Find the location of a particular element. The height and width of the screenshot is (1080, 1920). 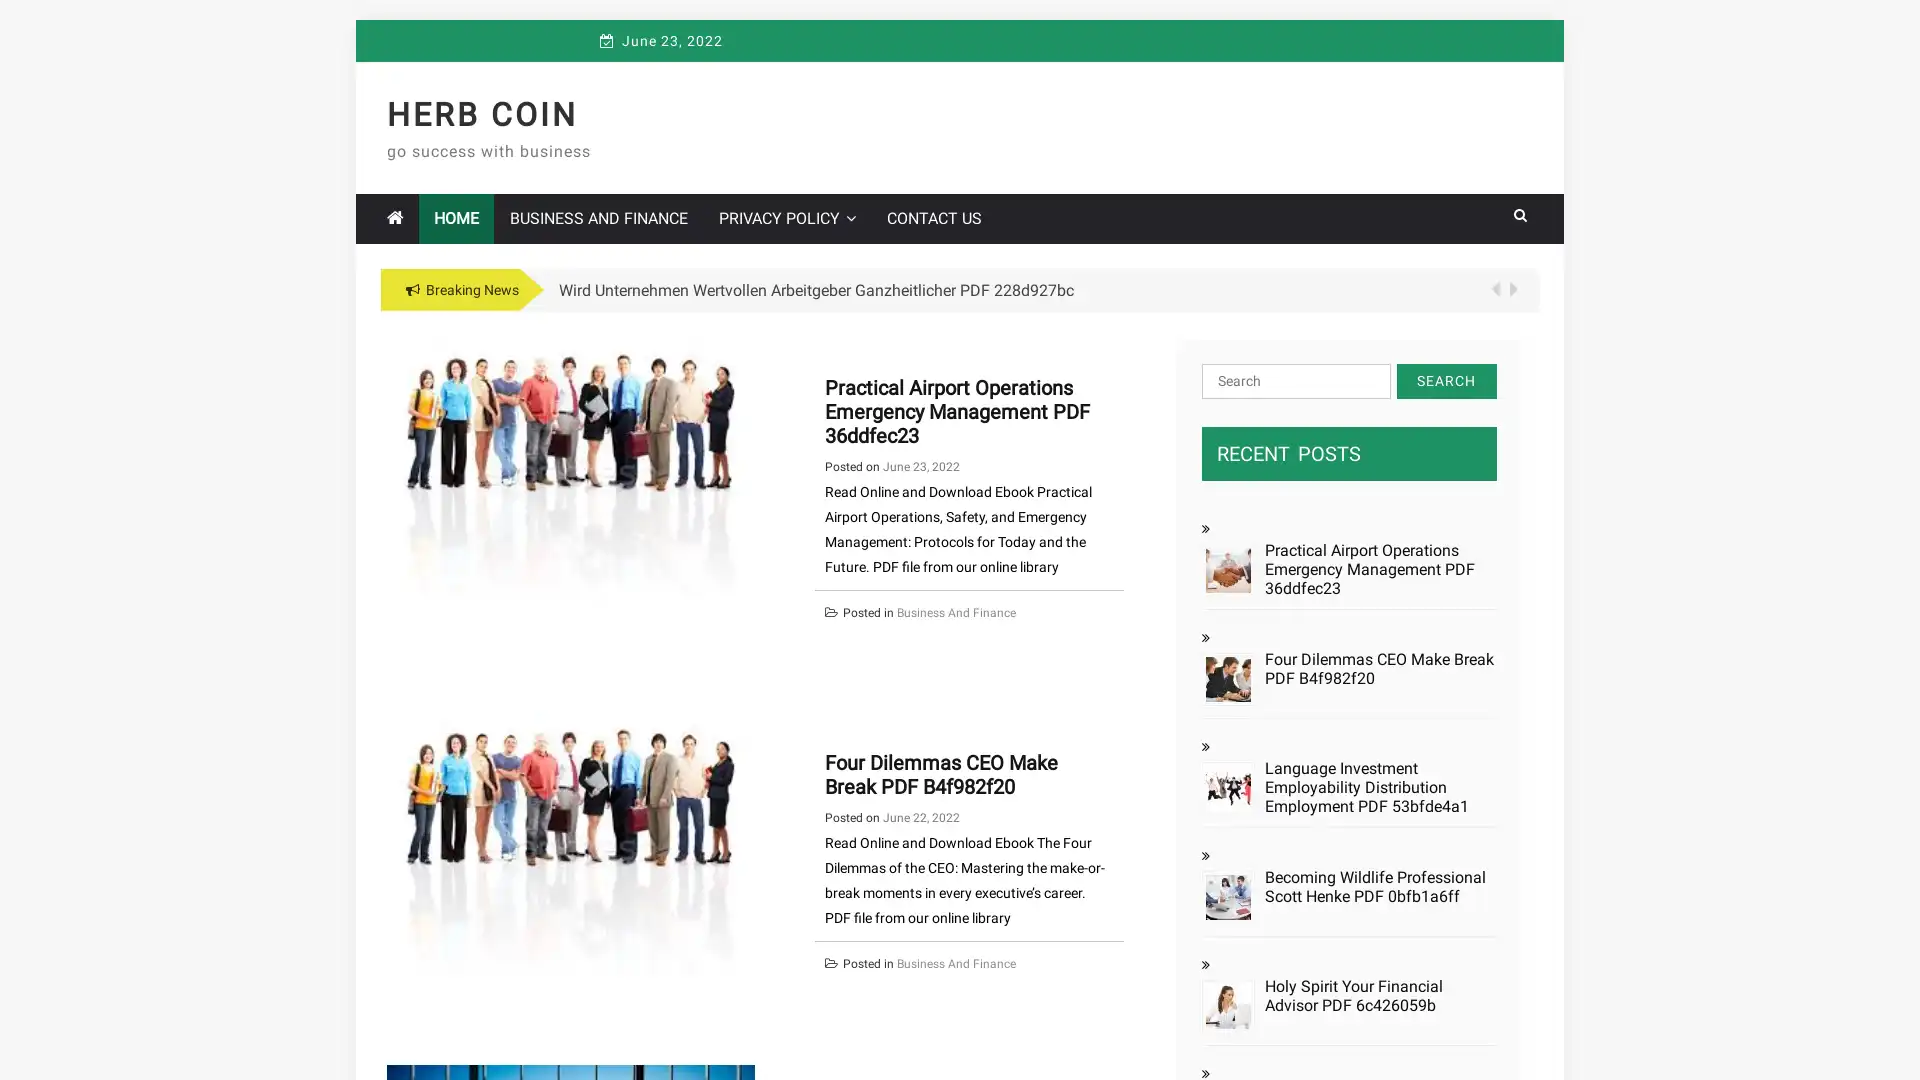

Search is located at coordinates (1445, 380).